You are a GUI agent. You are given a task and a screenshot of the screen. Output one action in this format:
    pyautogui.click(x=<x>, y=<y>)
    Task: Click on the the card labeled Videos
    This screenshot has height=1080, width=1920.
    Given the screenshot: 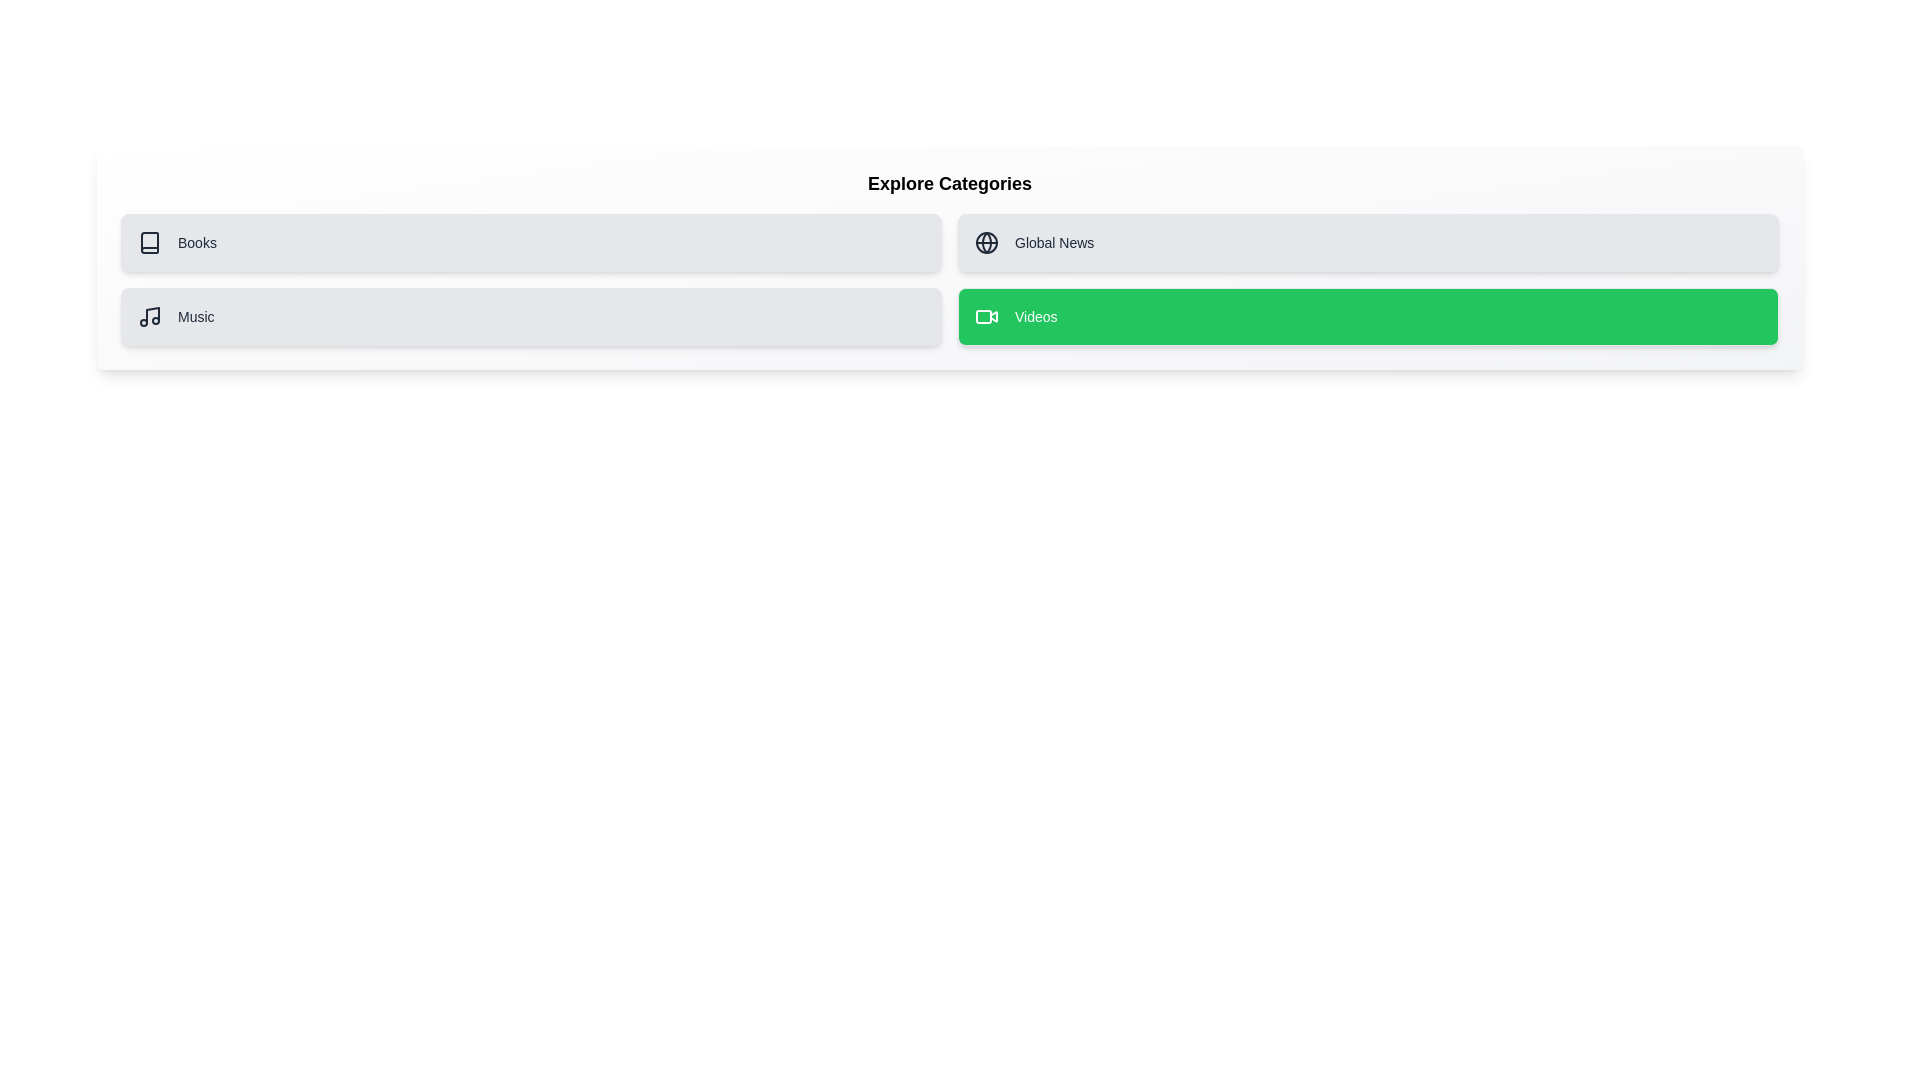 What is the action you would take?
    pyautogui.click(x=1367, y=315)
    